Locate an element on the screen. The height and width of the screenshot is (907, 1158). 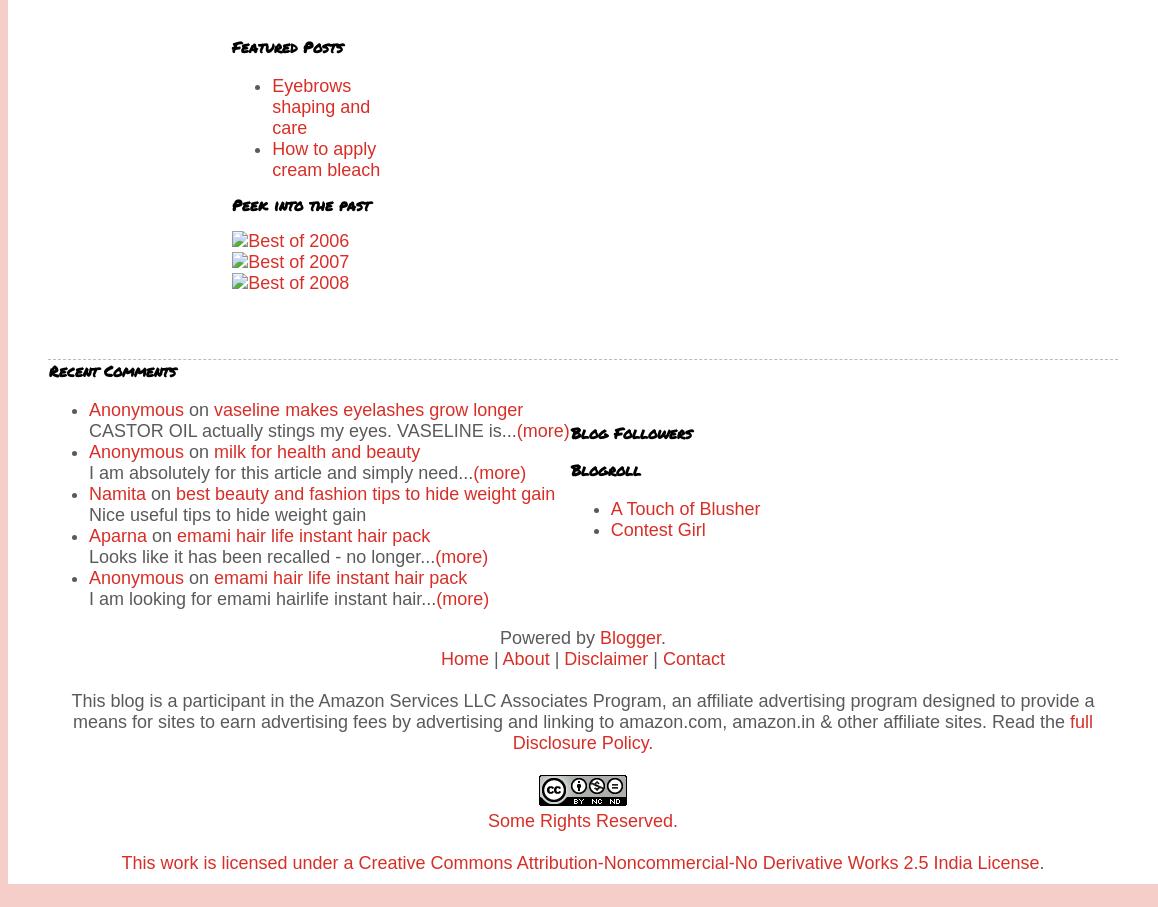
'How to apply cream bleach' is located at coordinates (325, 159).